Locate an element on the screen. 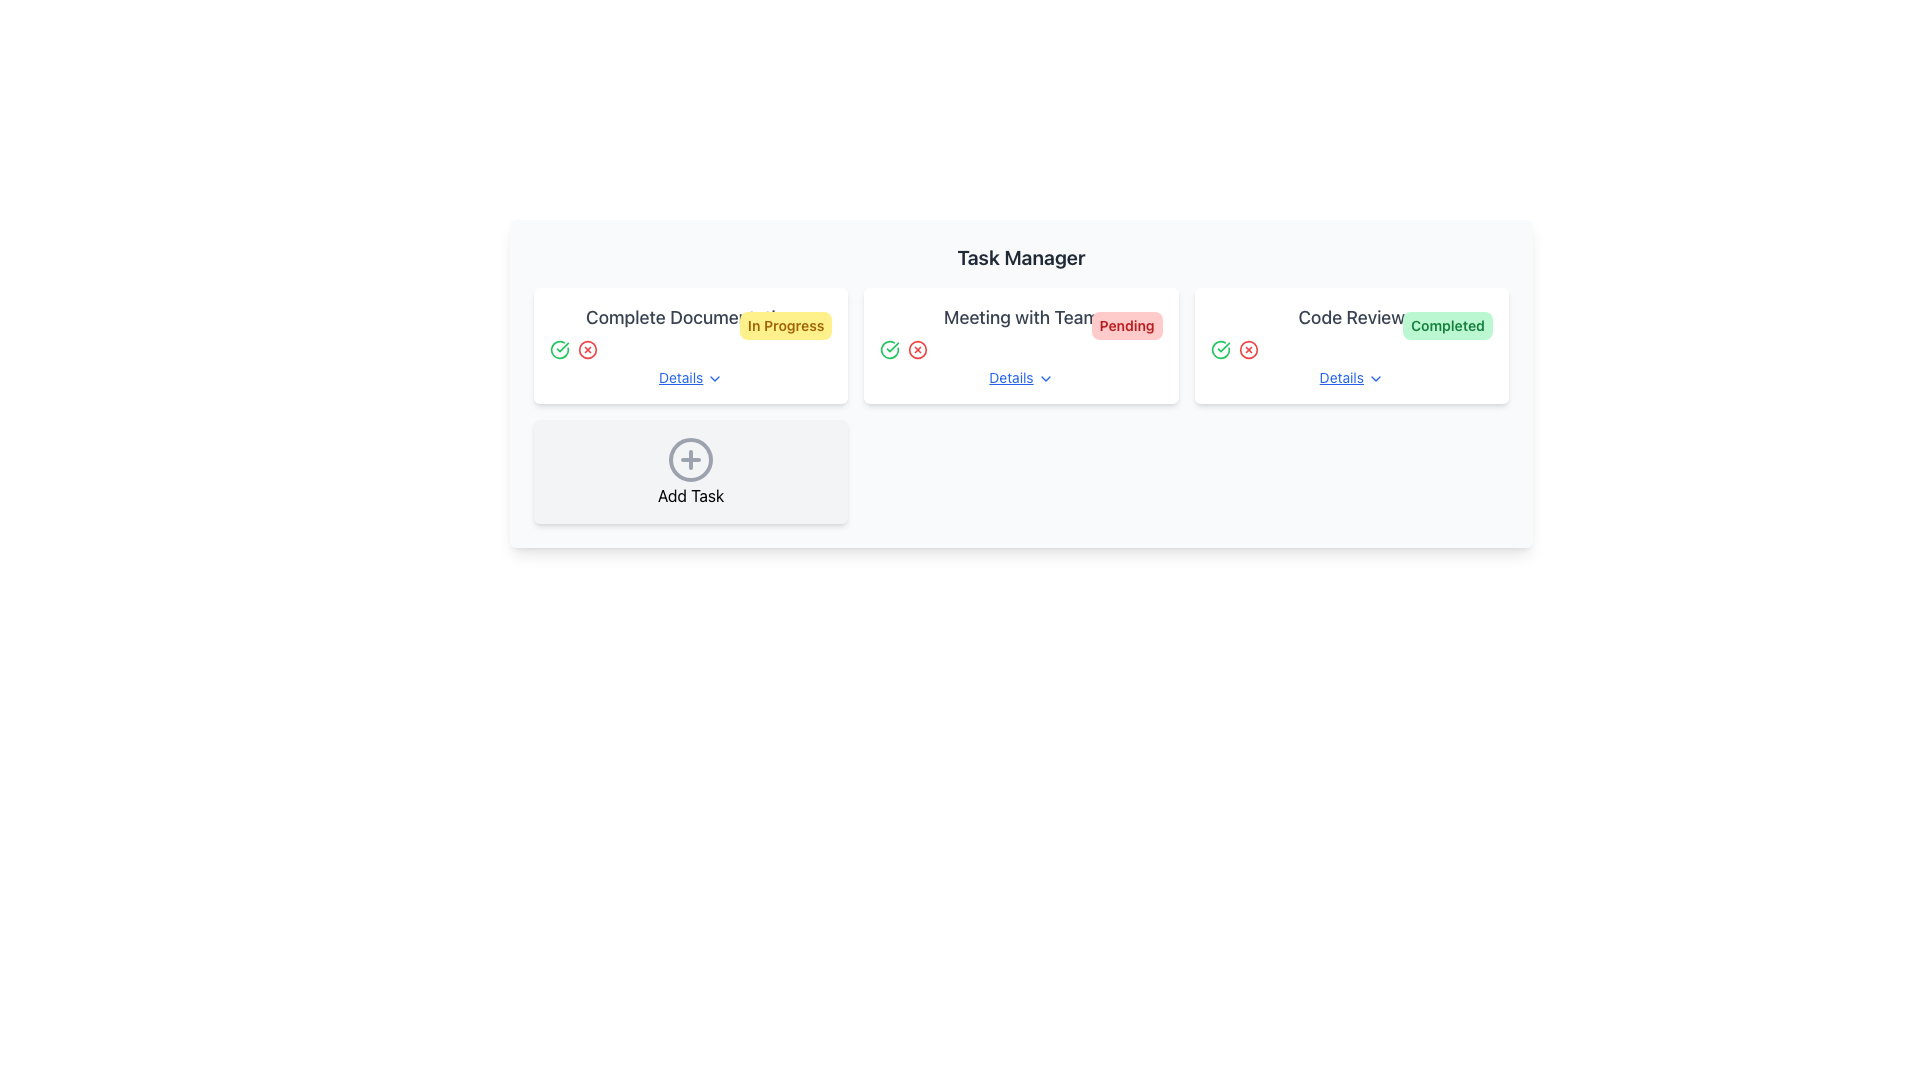 Image resolution: width=1920 pixels, height=1080 pixels. the circular icon button with a plus symbol, located at the top center of the 'Add Task' card in the task management interface is located at coordinates (691, 459).